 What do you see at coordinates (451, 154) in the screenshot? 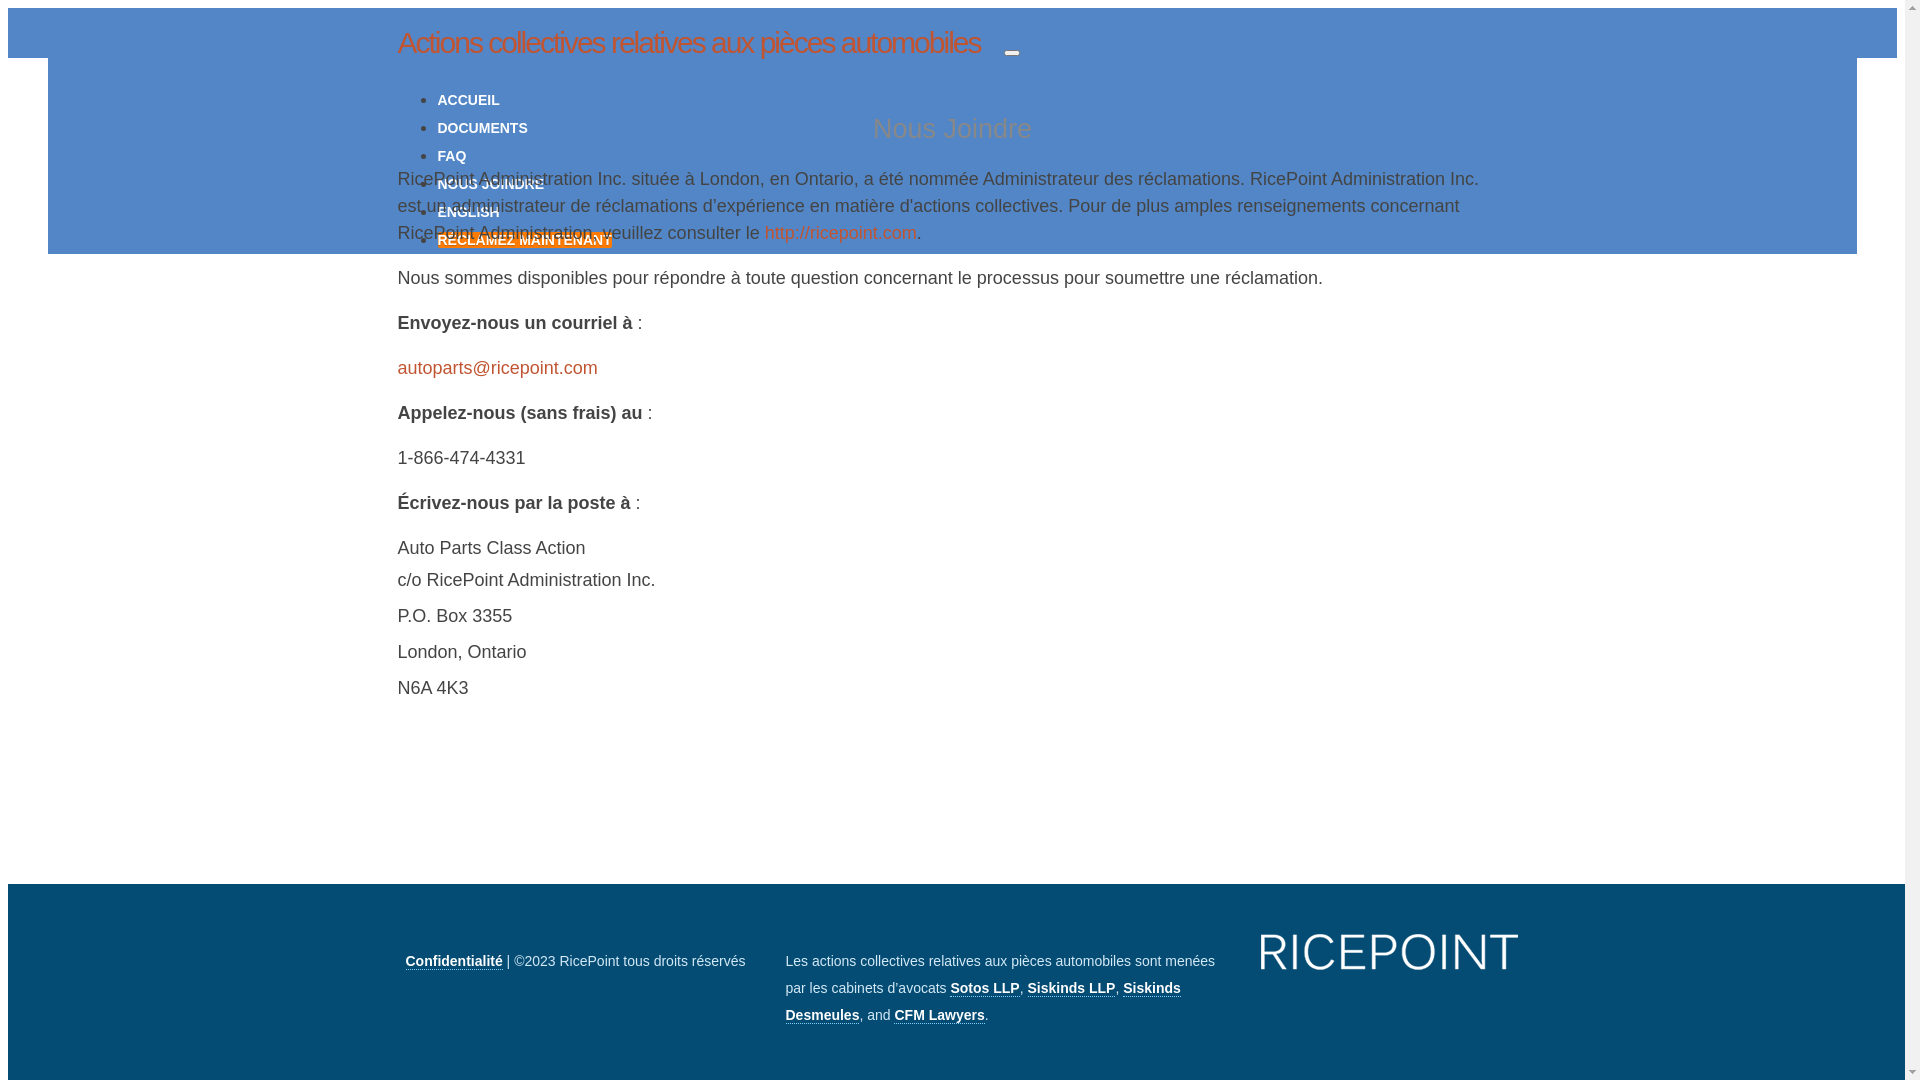
I see `'FAQ'` at bounding box center [451, 154].